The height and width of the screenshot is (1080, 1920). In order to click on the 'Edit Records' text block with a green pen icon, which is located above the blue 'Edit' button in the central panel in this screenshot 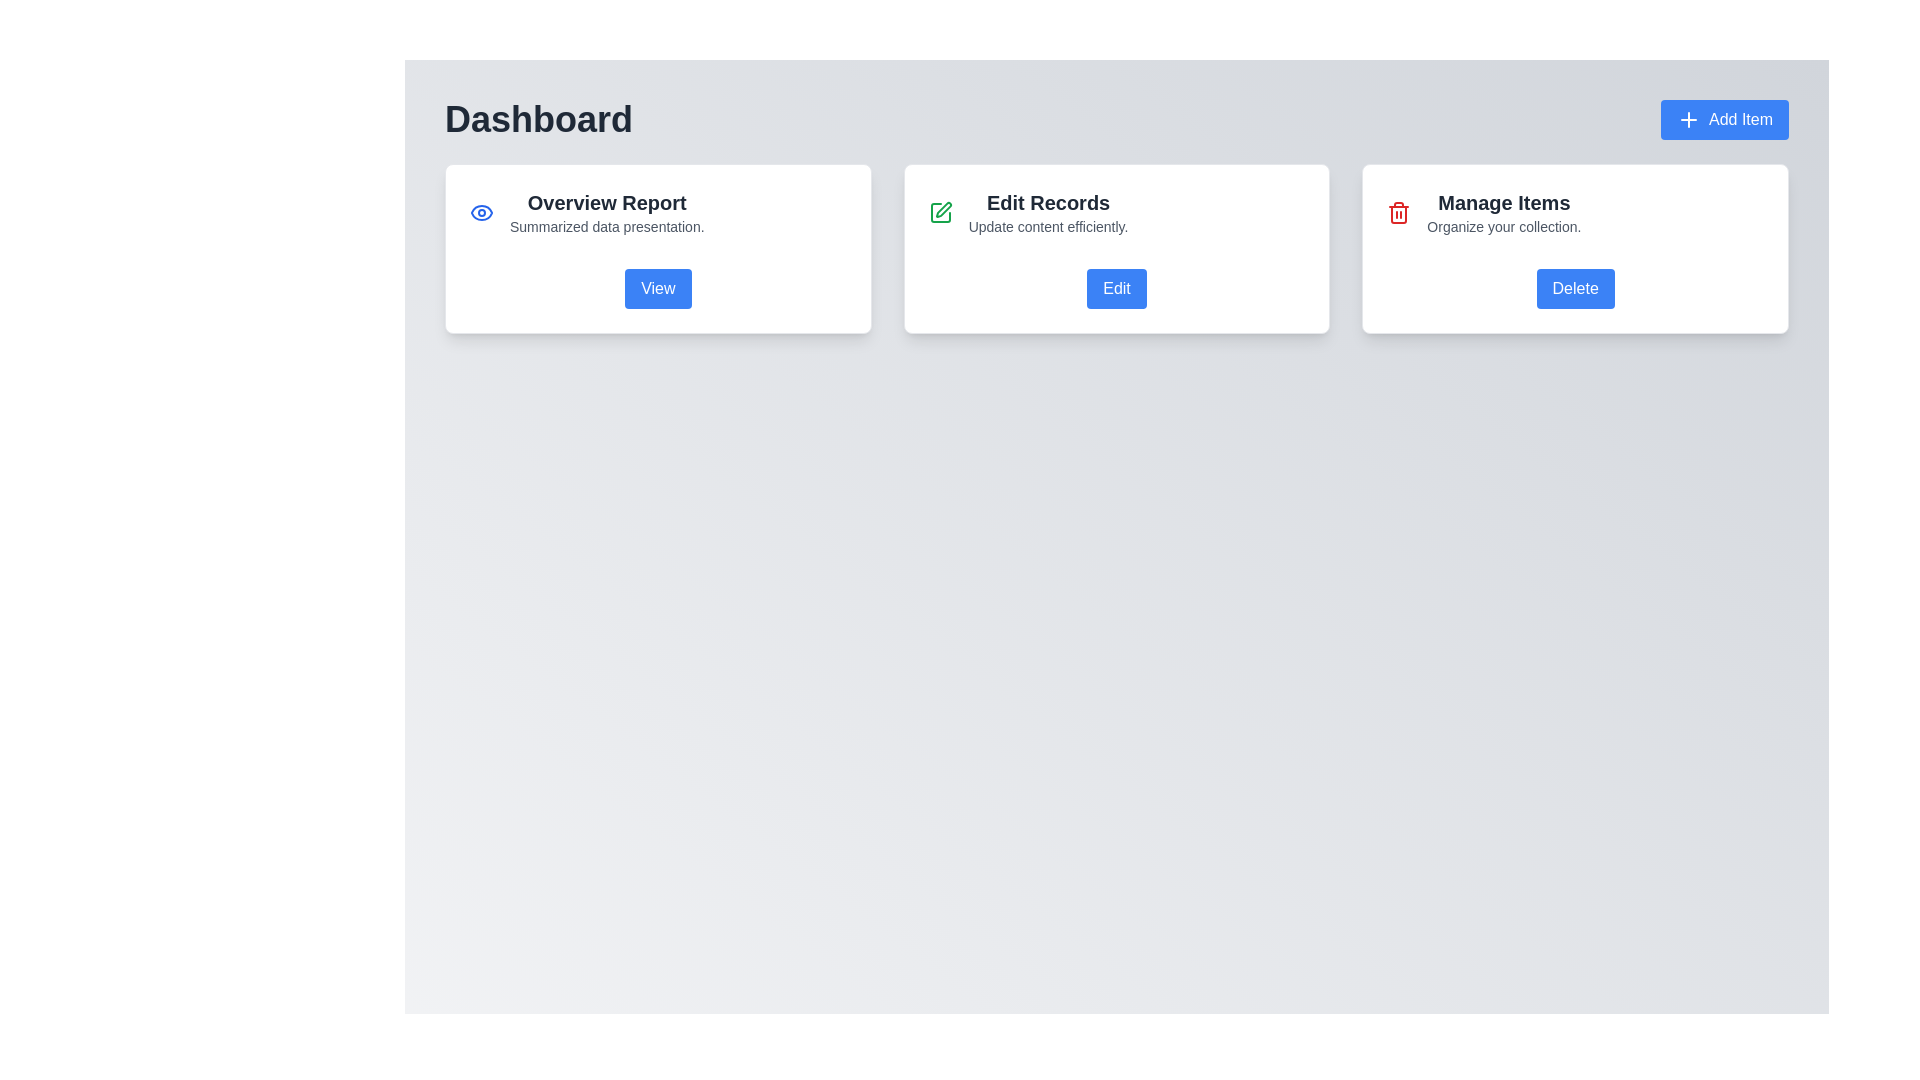, I will do `click(1116, 212)`.